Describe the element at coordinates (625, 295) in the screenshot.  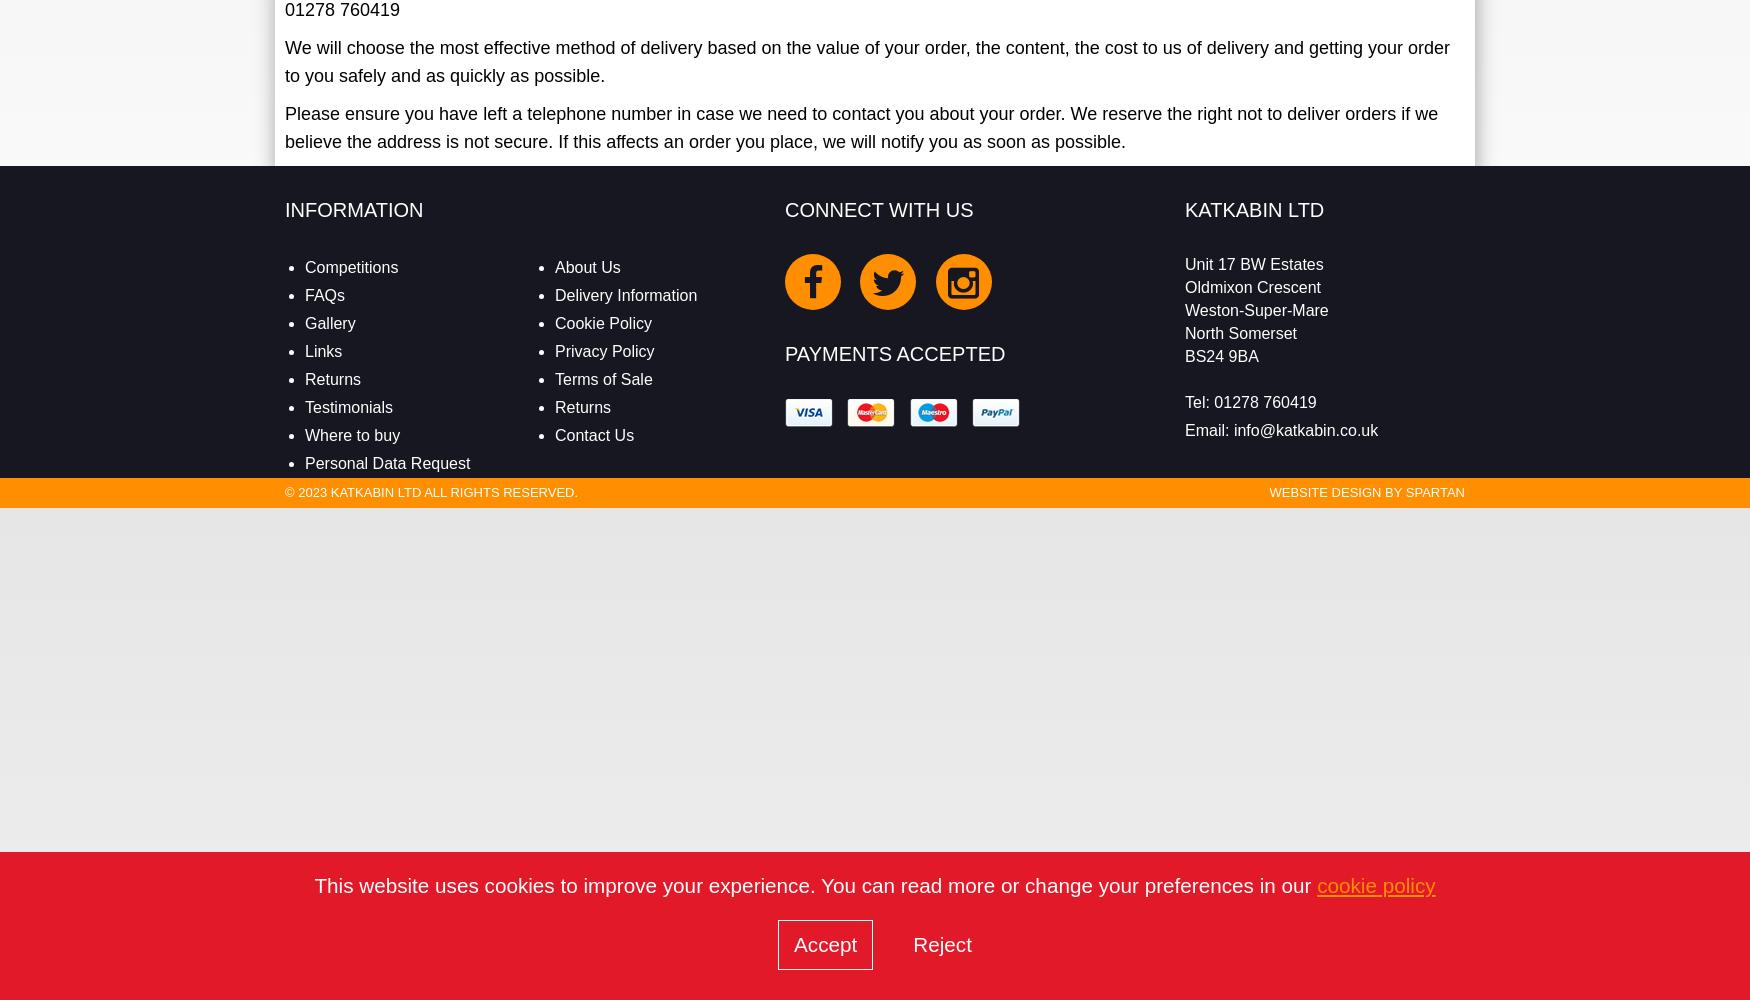
I see `'Delivery Information'` at that location.